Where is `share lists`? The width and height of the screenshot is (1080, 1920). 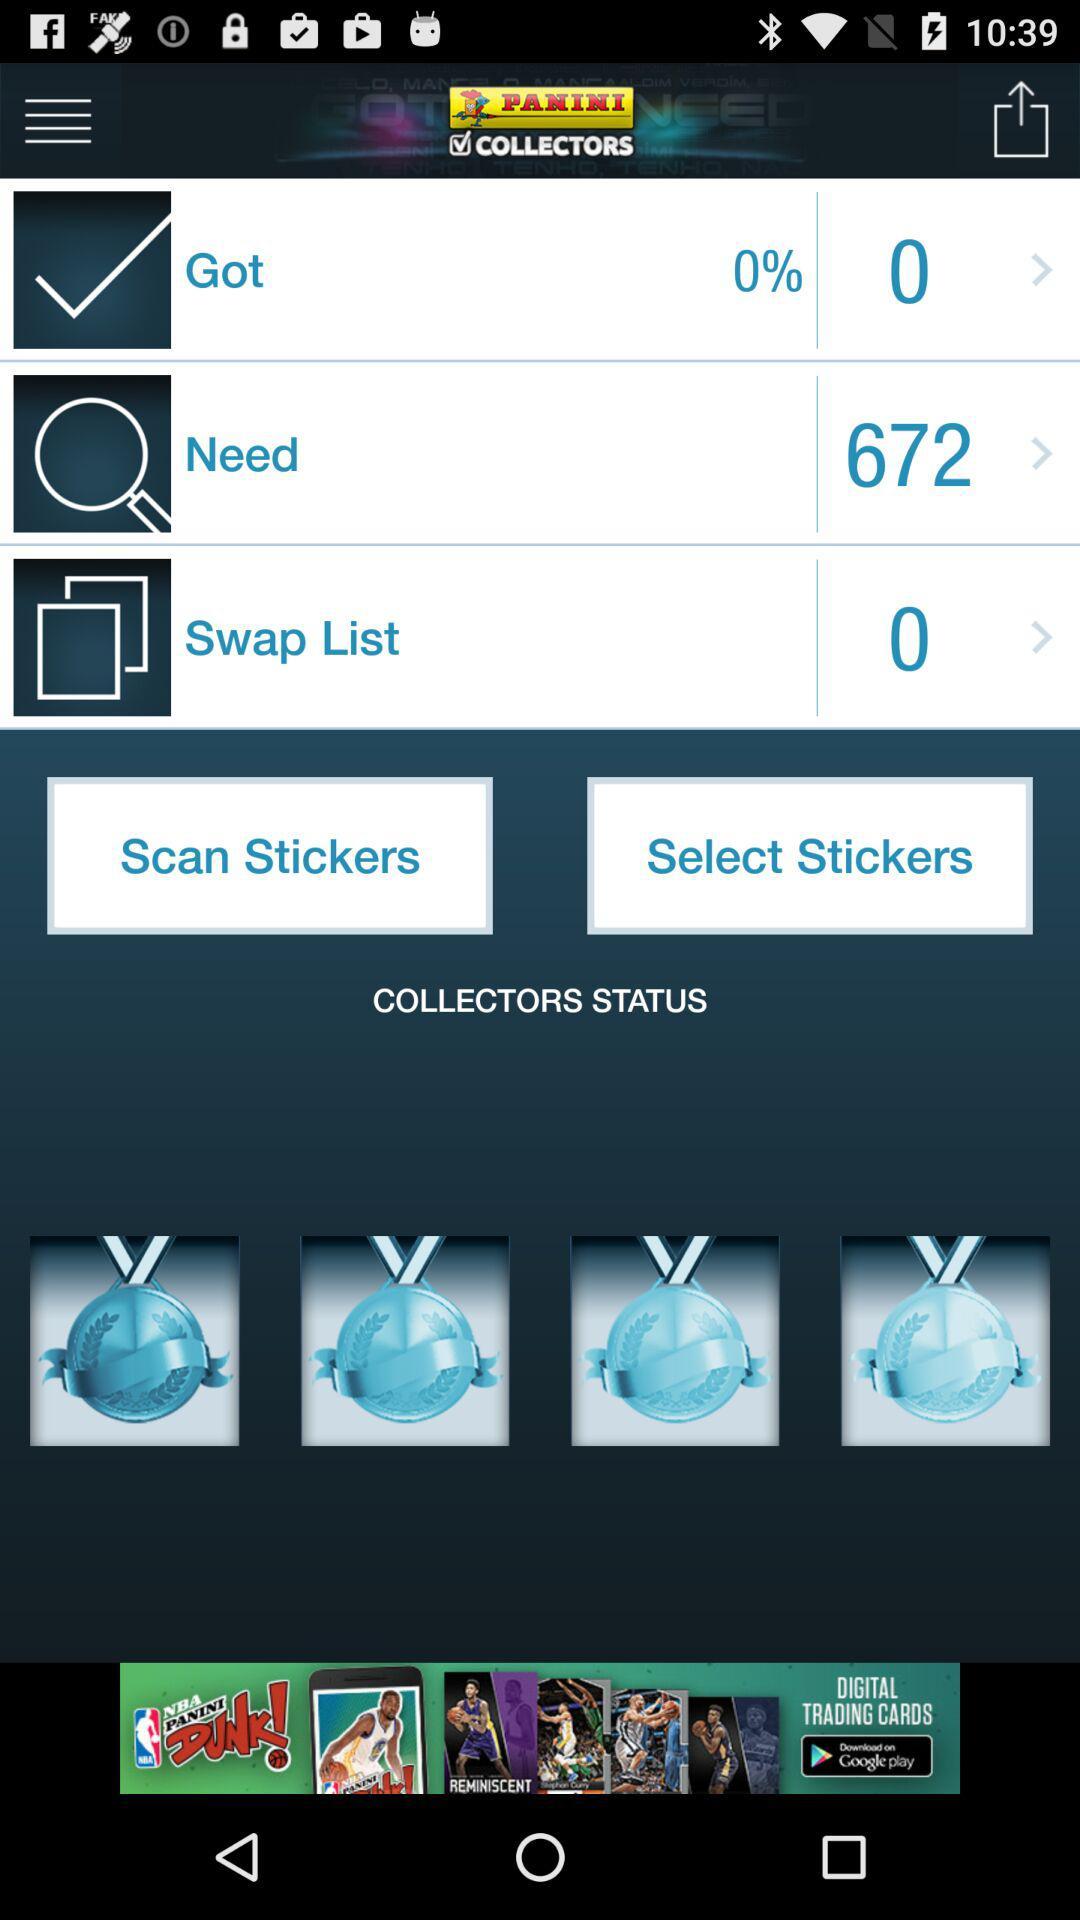
share lists is located at coordinates (1021, 119).